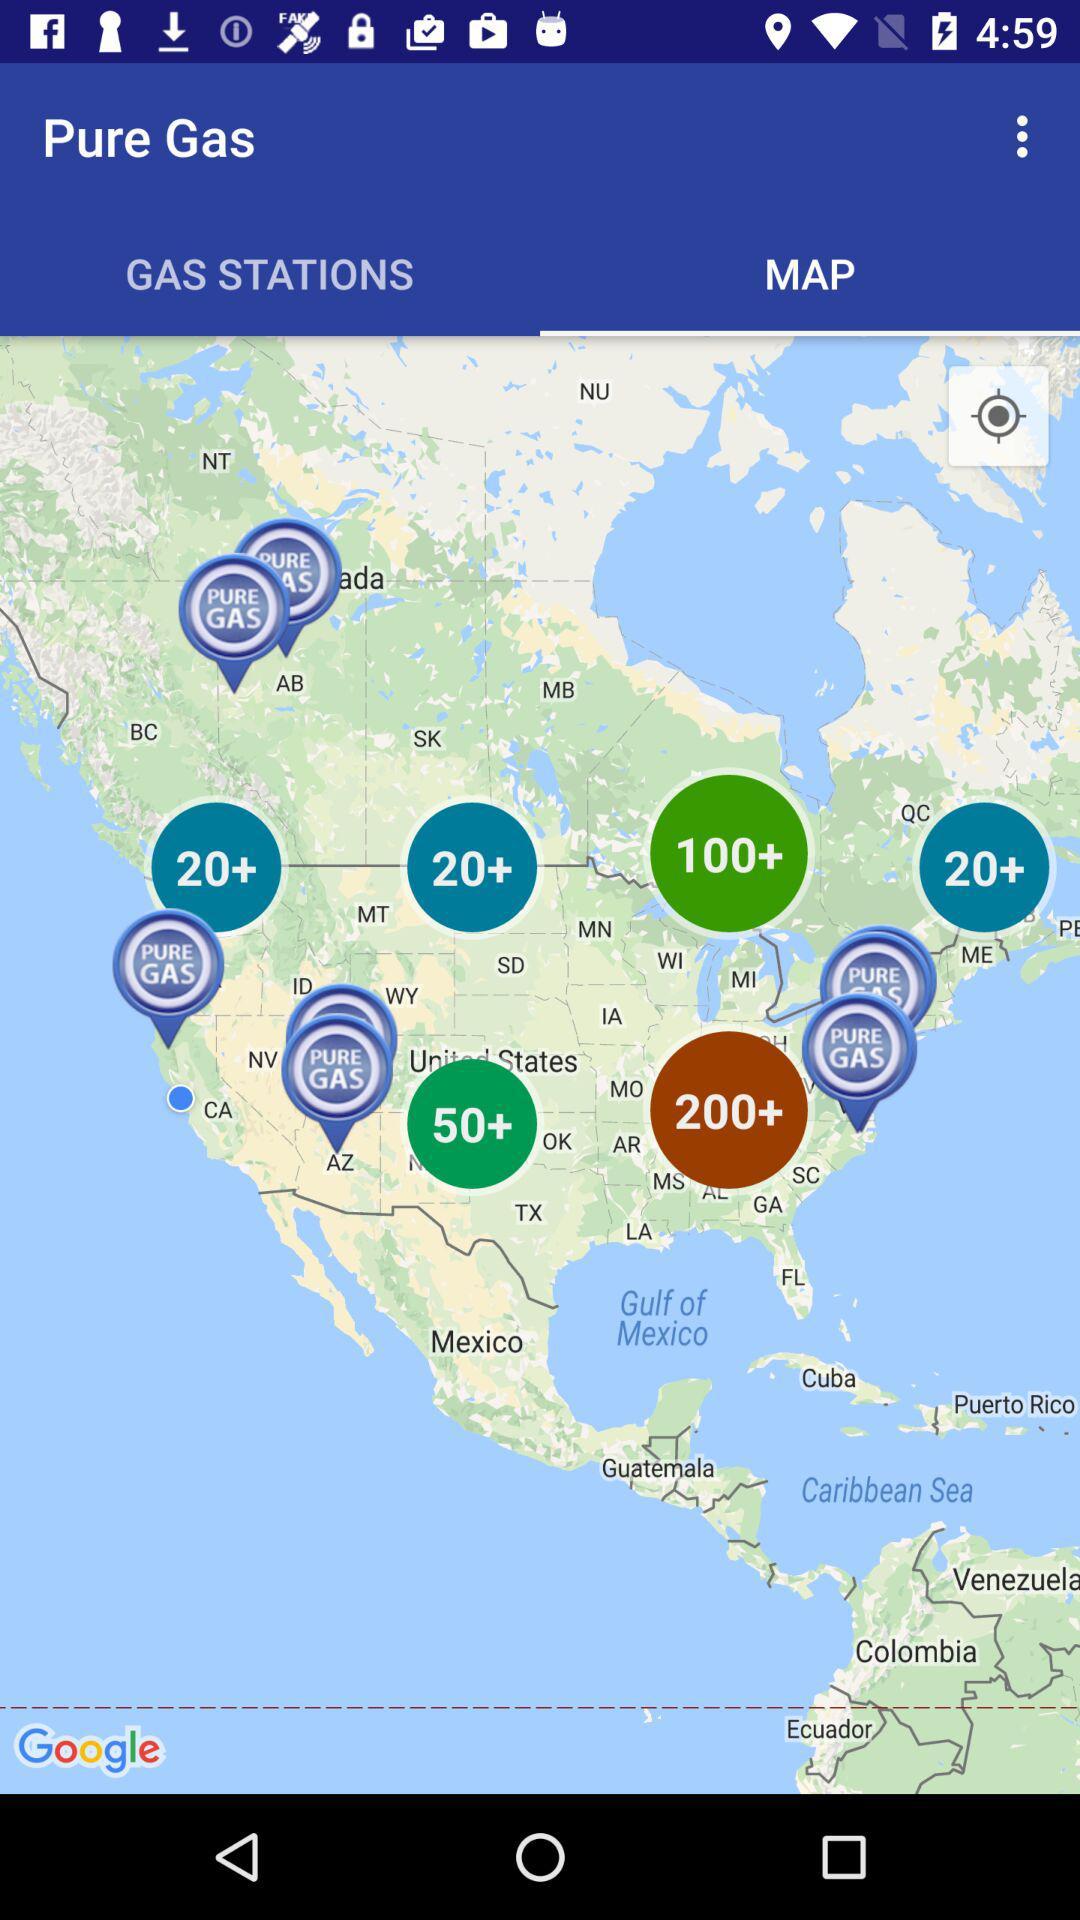 The width and height of the screenshot is (1080, 1920). I want to click on item at the center, so click(540, 1064).